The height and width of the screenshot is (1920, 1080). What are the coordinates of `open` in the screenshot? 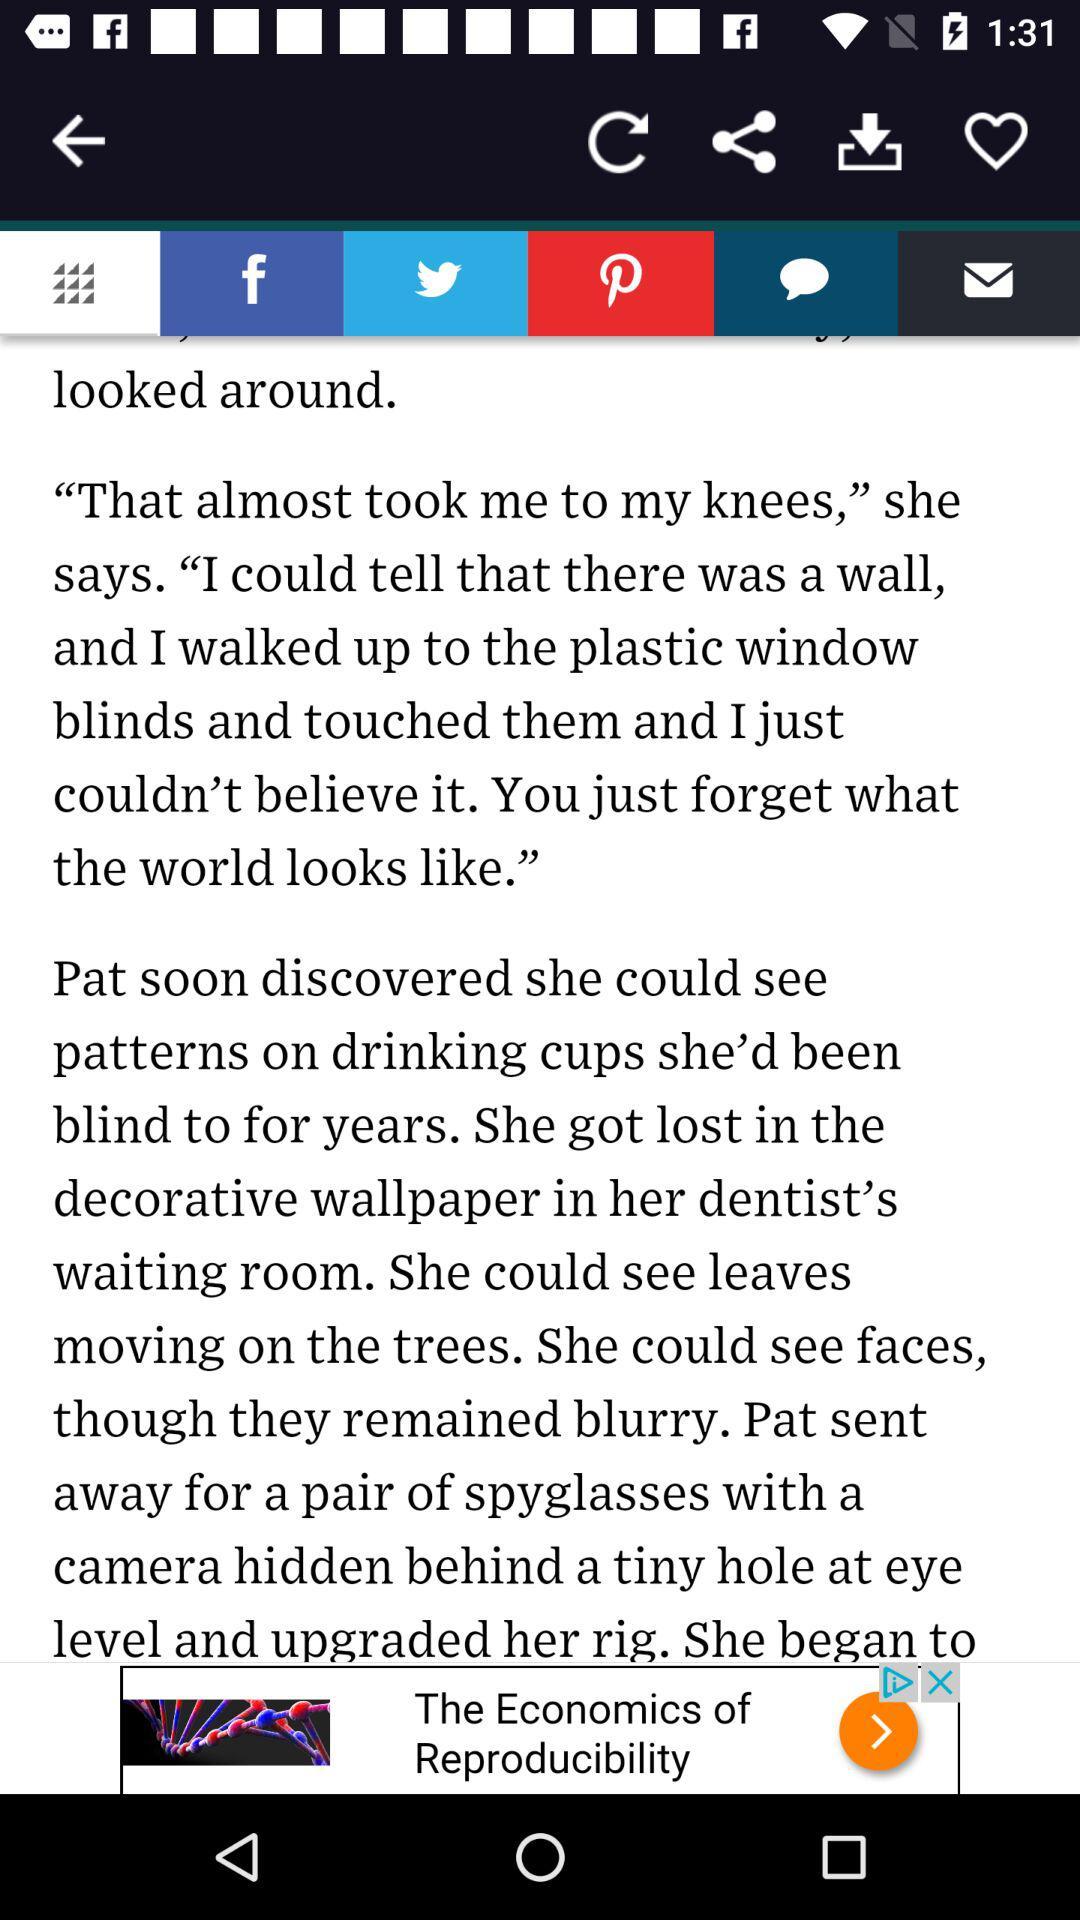 It's located at (869, 140).